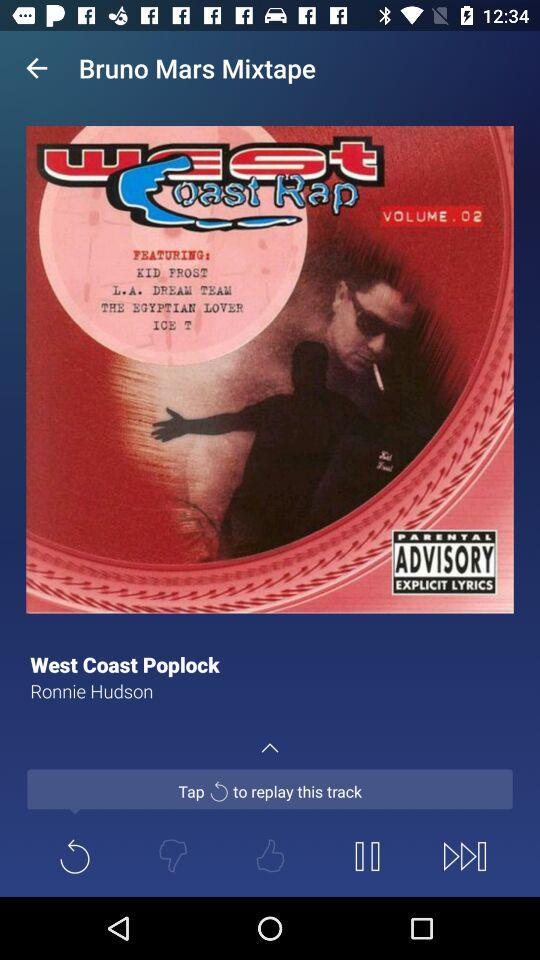  What do you see at coordinates (464, 855) in the screenshot?
I see `the skip_next icon` at bounding box center [464, 855].